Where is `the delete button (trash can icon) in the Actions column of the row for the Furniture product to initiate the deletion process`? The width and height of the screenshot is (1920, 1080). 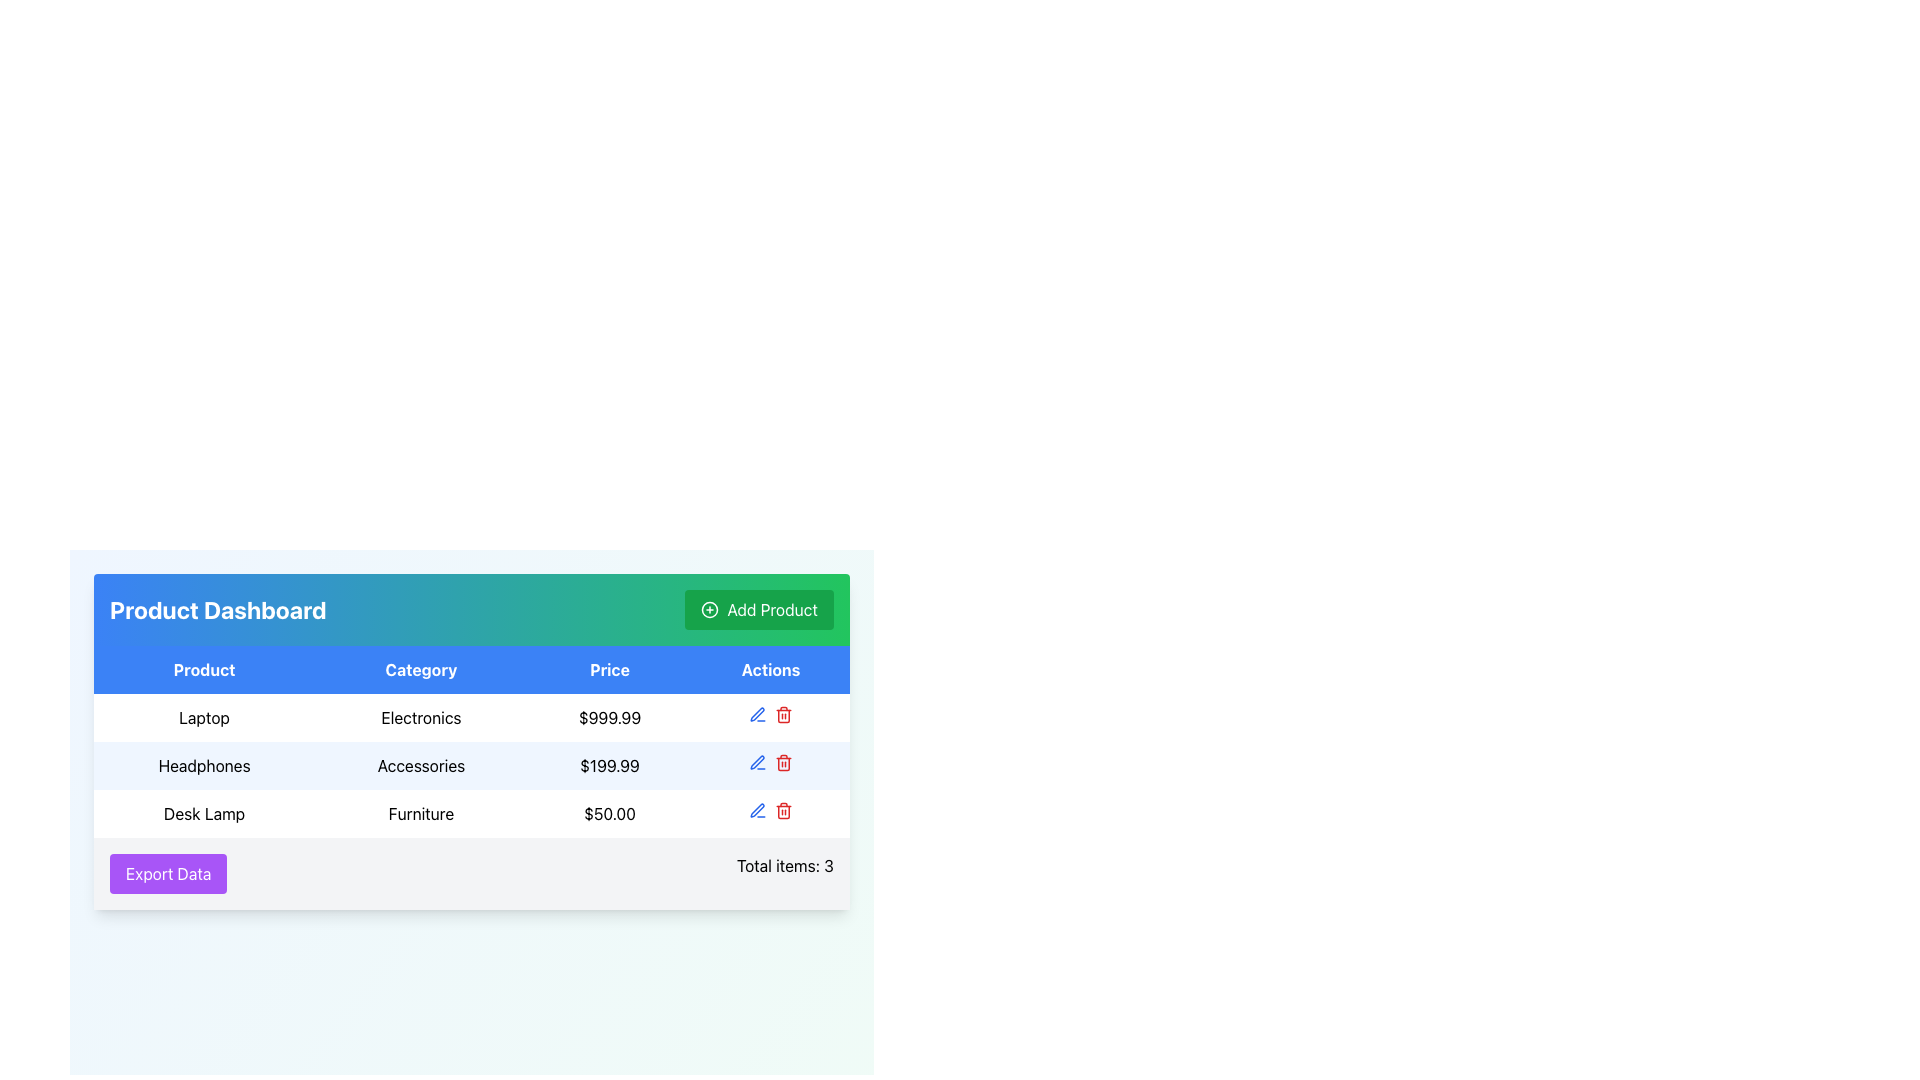 the delete button (trash can icon) in the Actions column of the row for the Furniture product to initiate the deletion process is located at coordinates (782, 810).